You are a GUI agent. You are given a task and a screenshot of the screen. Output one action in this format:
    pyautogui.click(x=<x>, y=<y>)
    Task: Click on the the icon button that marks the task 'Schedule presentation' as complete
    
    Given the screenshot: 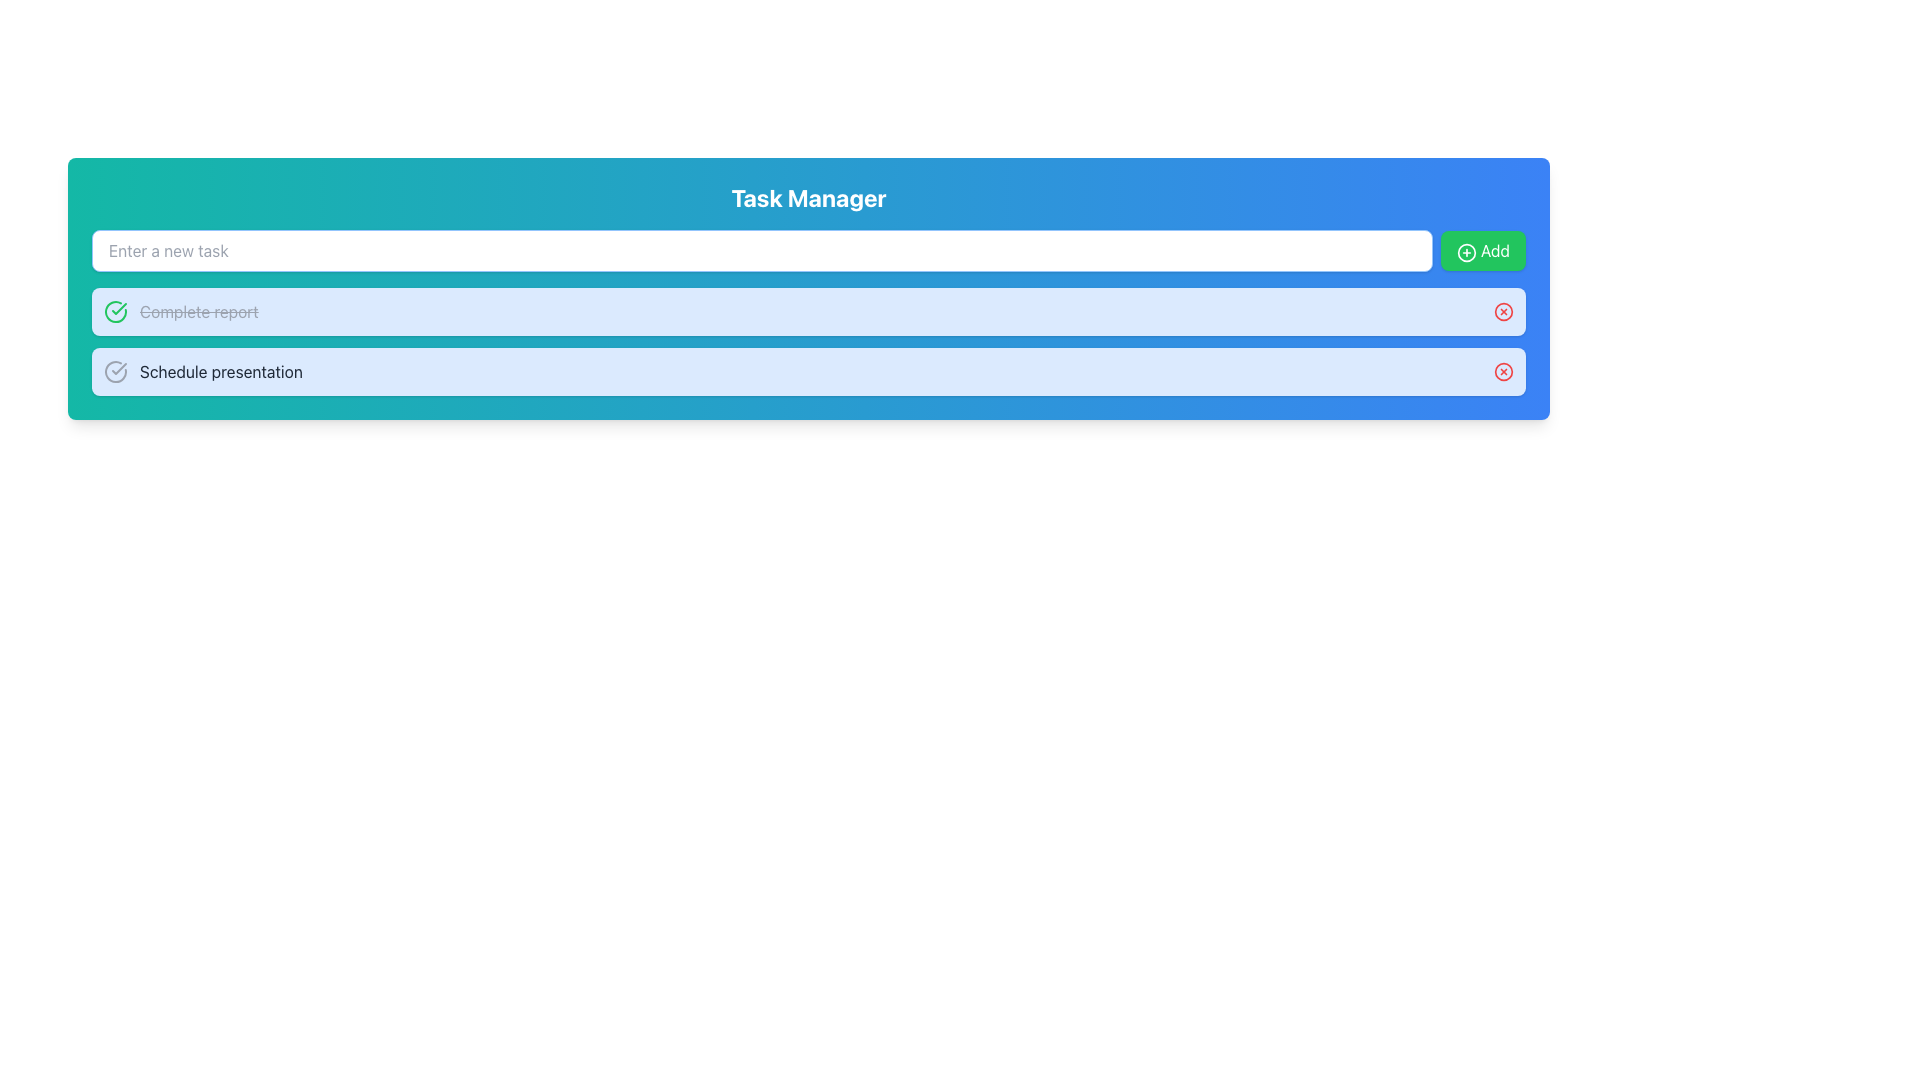 What is the action you would take?
    pyautogui.click(x=114, y=371)
    